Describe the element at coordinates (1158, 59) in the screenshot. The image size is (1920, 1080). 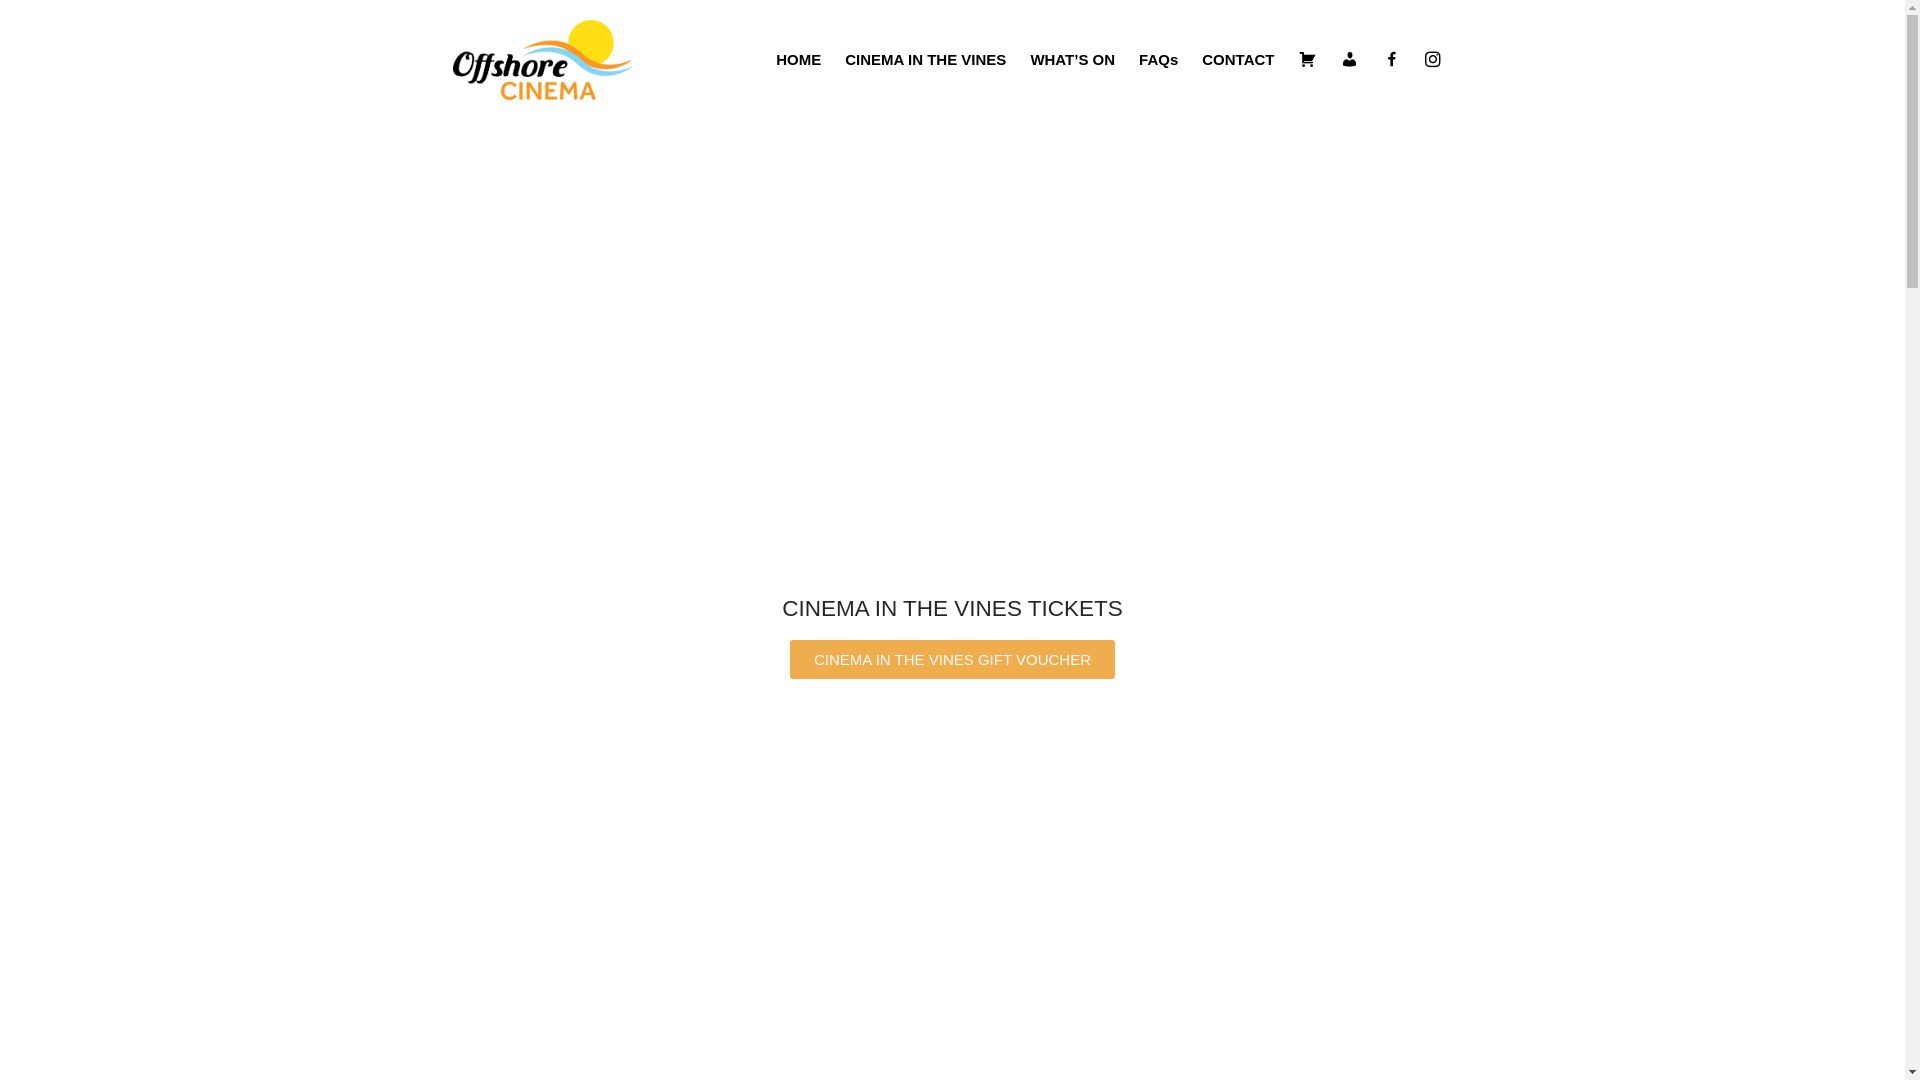
I see `'FAQs'` at that location.